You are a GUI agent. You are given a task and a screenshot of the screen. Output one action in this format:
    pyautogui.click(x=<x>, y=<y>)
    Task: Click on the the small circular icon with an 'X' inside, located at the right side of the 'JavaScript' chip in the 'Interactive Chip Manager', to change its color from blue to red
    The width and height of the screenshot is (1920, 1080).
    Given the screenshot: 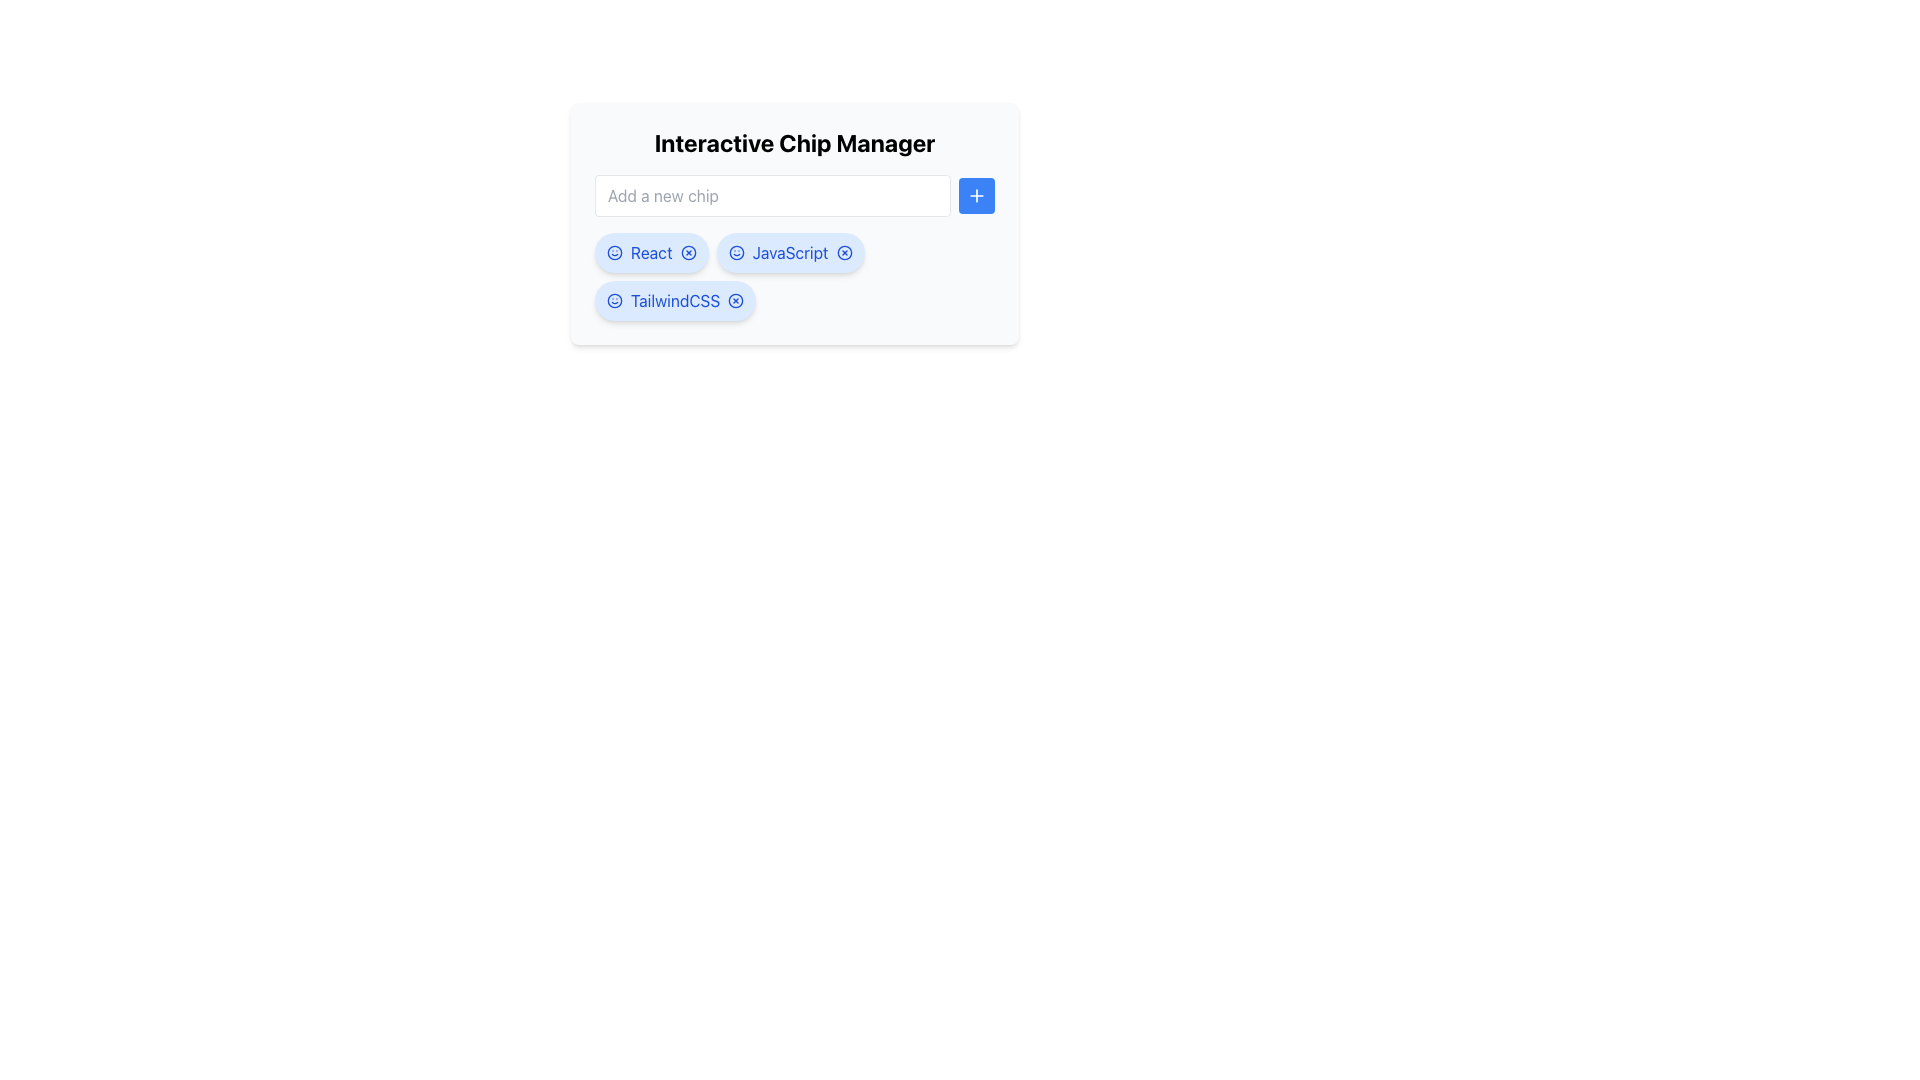 What is the action you would take?
    pyautogui.click(x=844, y=252)
    